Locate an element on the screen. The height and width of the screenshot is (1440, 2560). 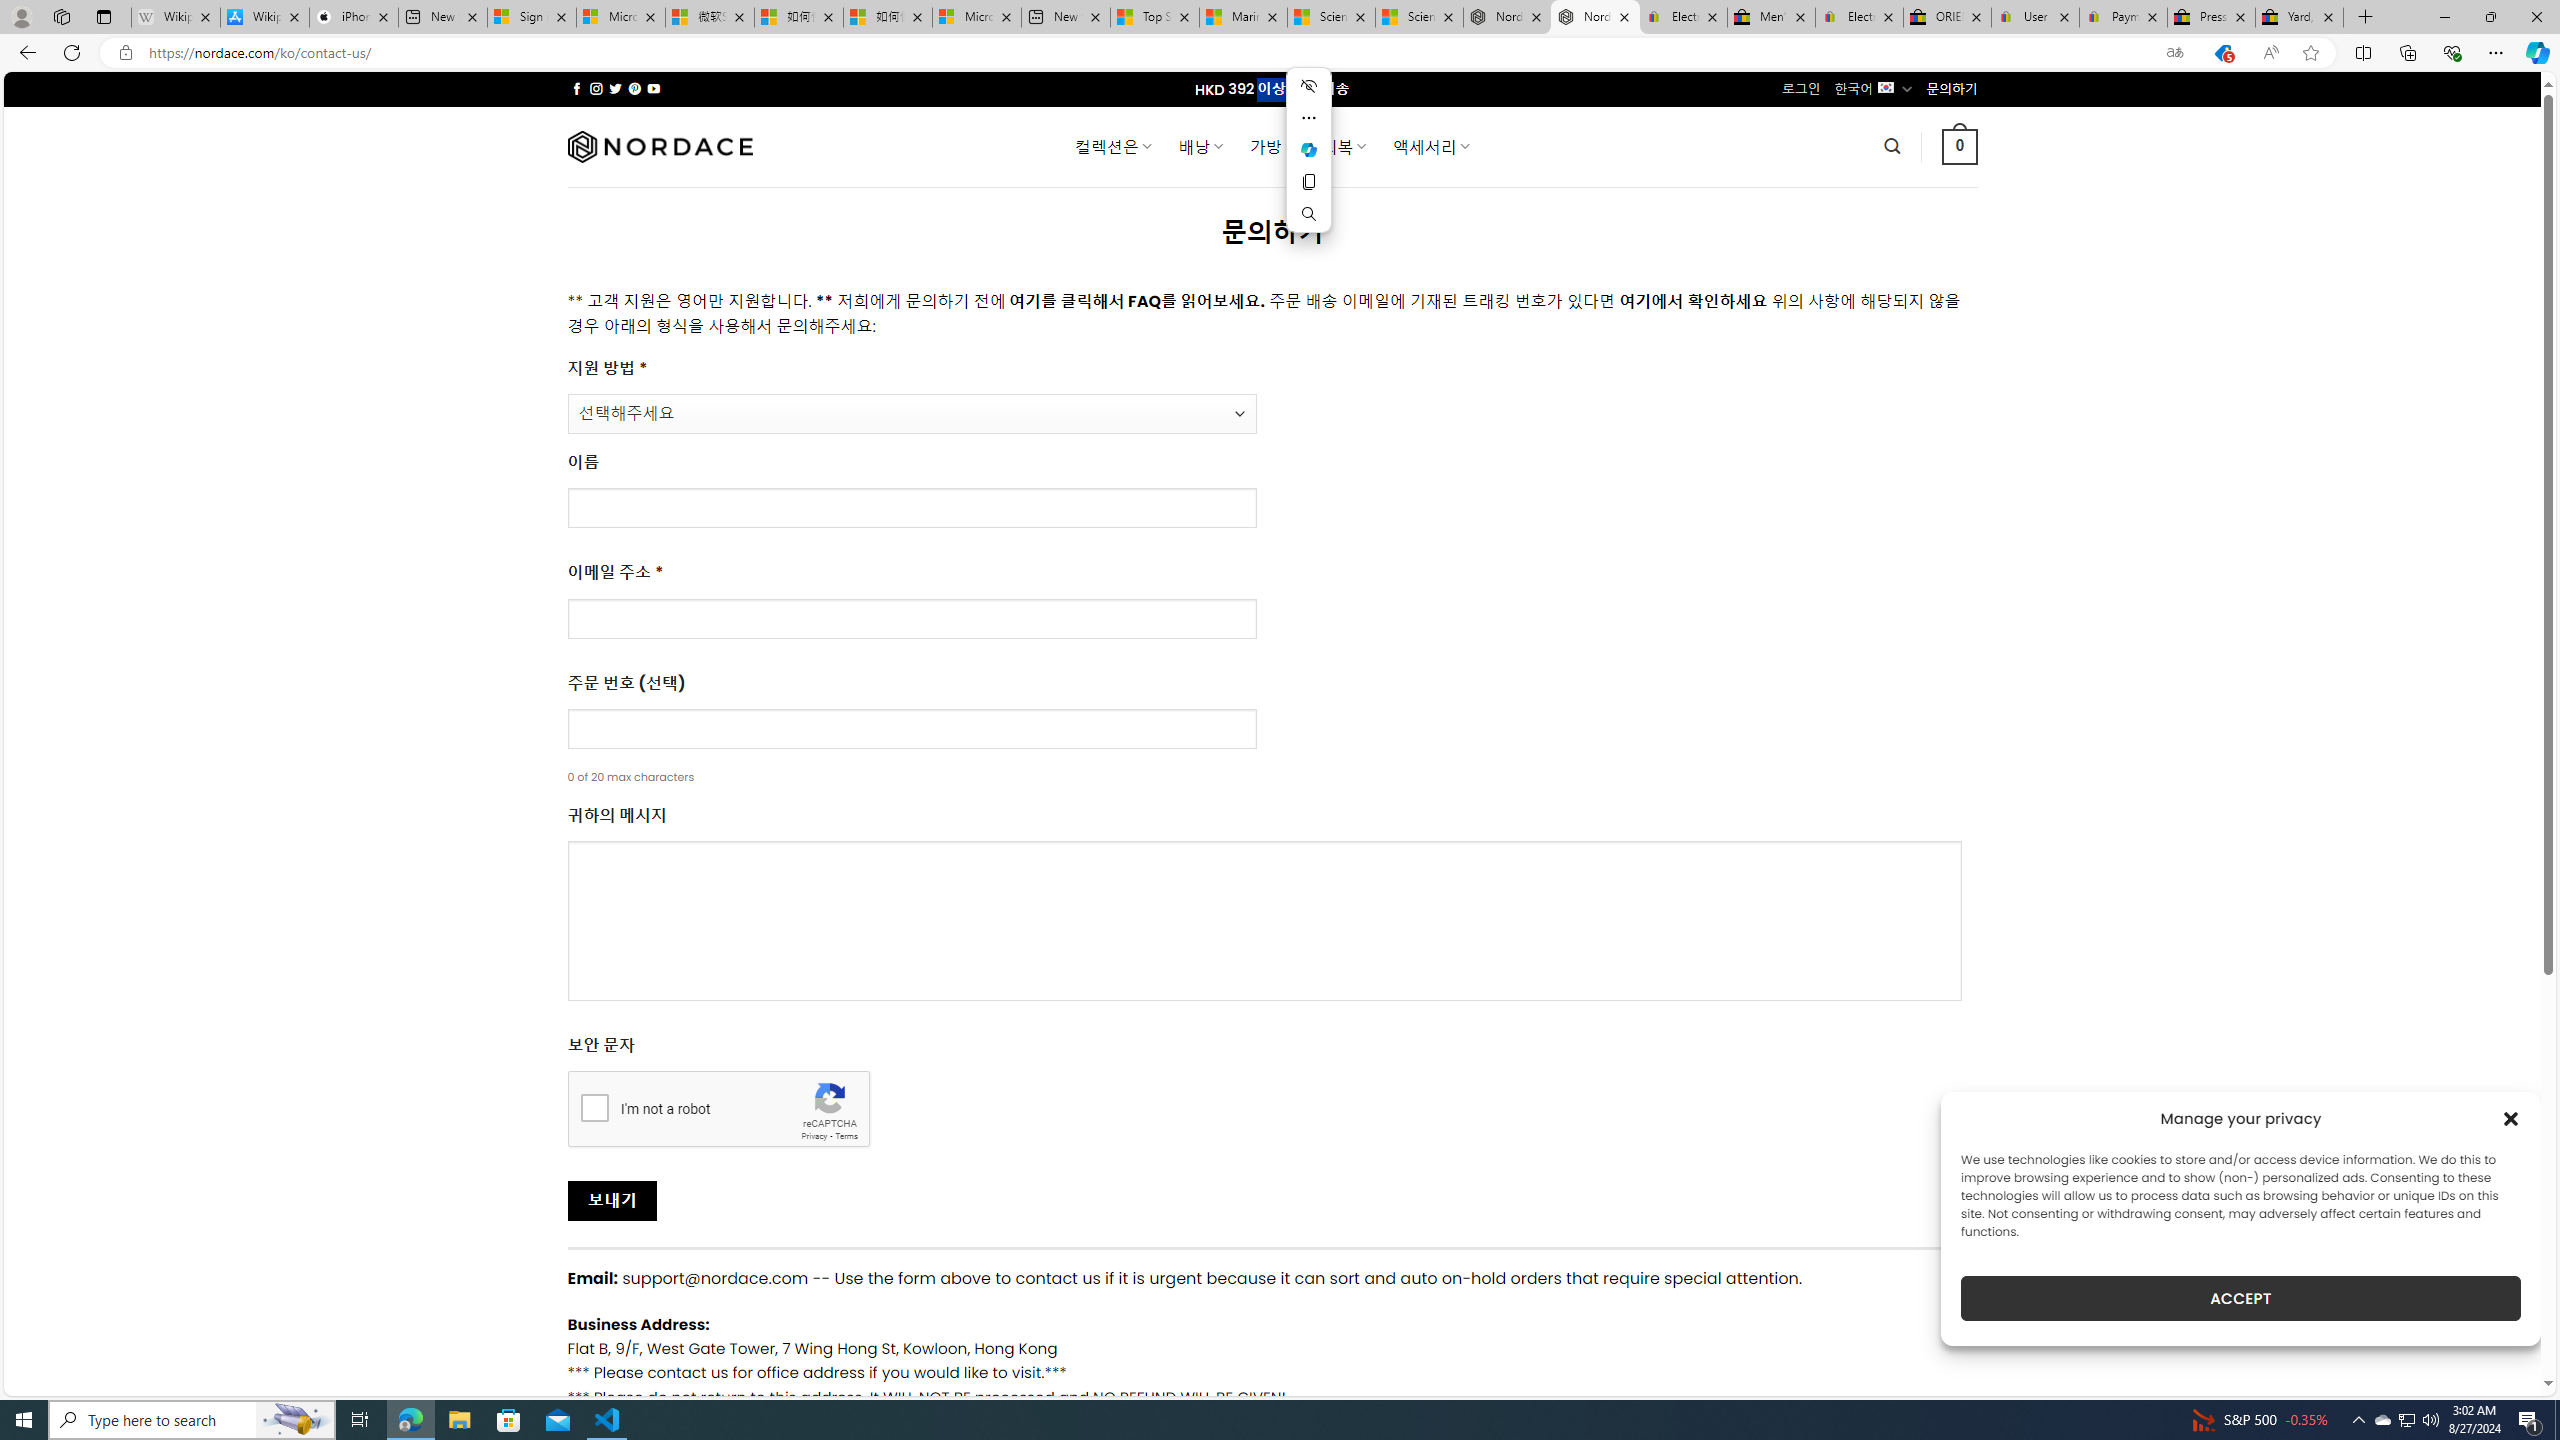
'Hide menu' is located at coordinates (1308, 85).